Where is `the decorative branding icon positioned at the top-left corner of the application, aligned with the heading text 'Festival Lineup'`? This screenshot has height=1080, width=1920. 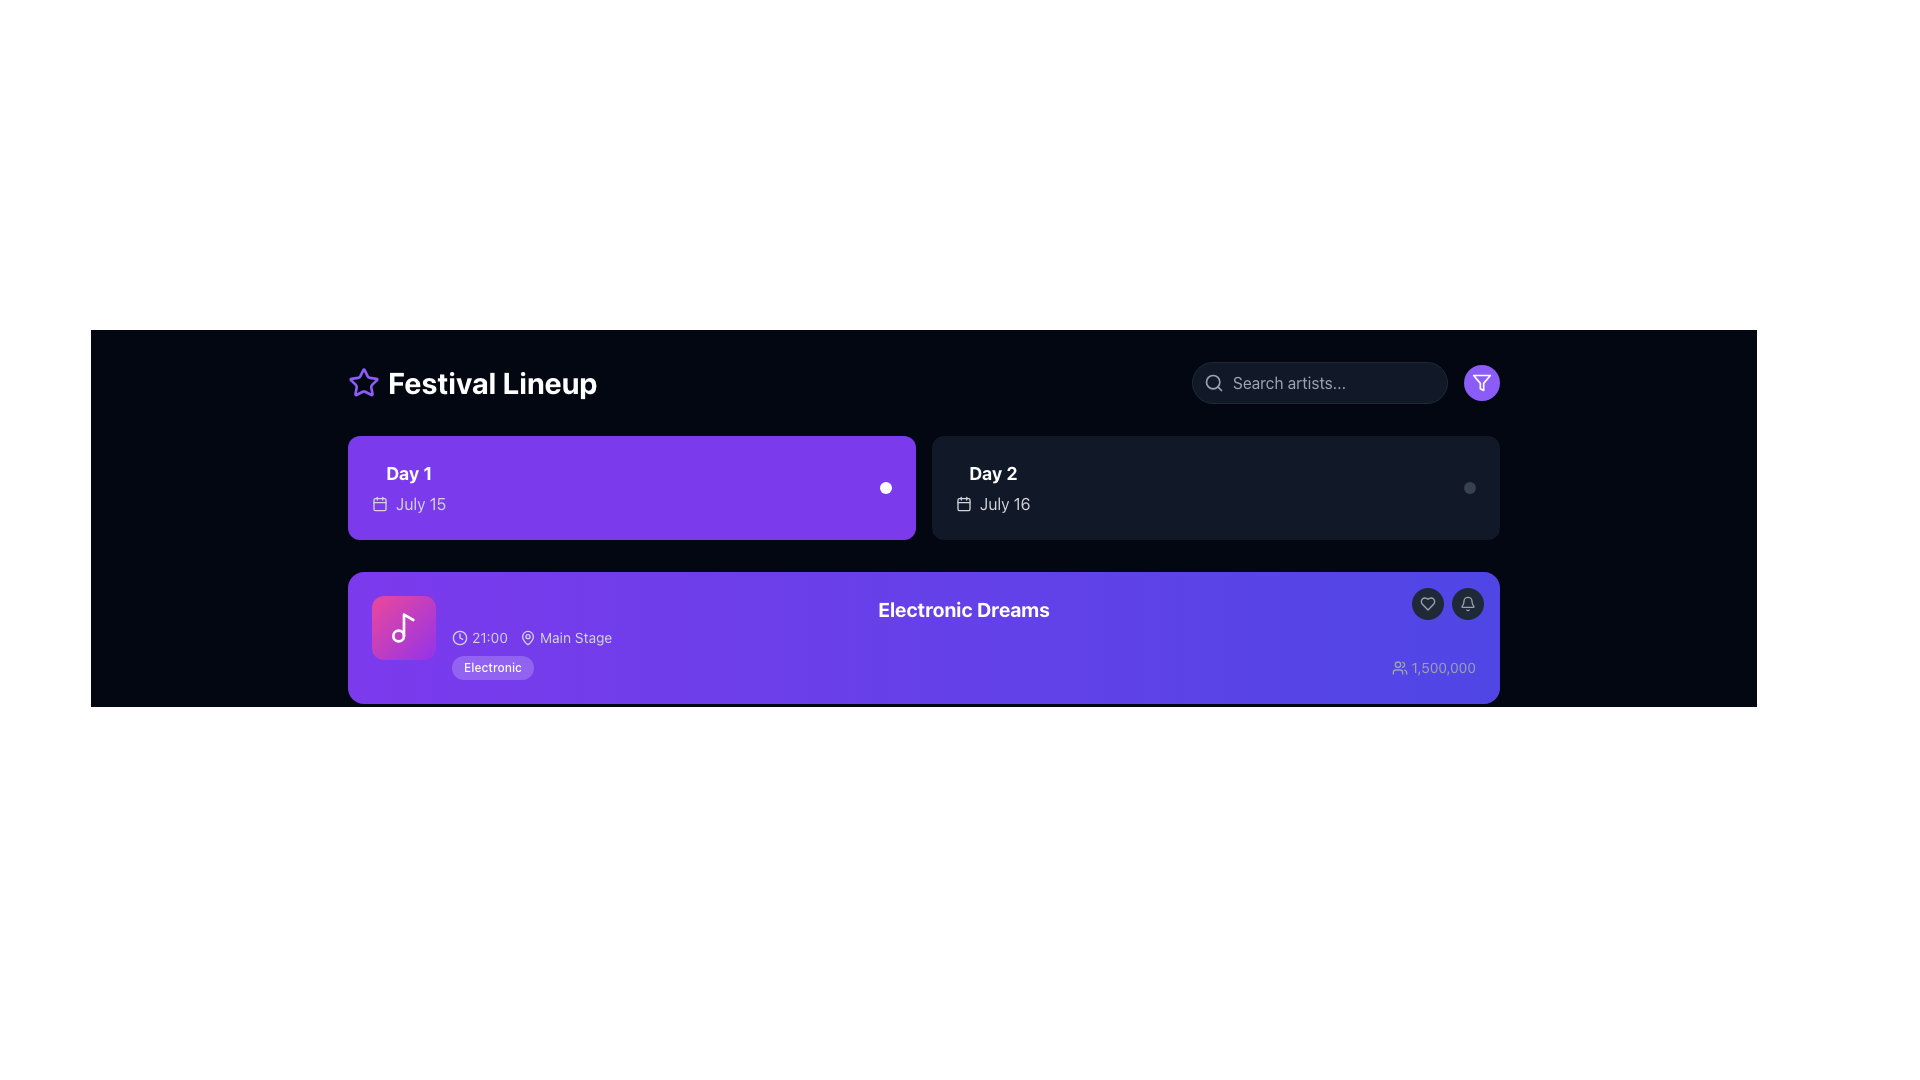 the decorative branding icon positioned at the top-left corner of the application, aligned with the heading text 'Festival Lineup' is located at coordinates (364, 382).